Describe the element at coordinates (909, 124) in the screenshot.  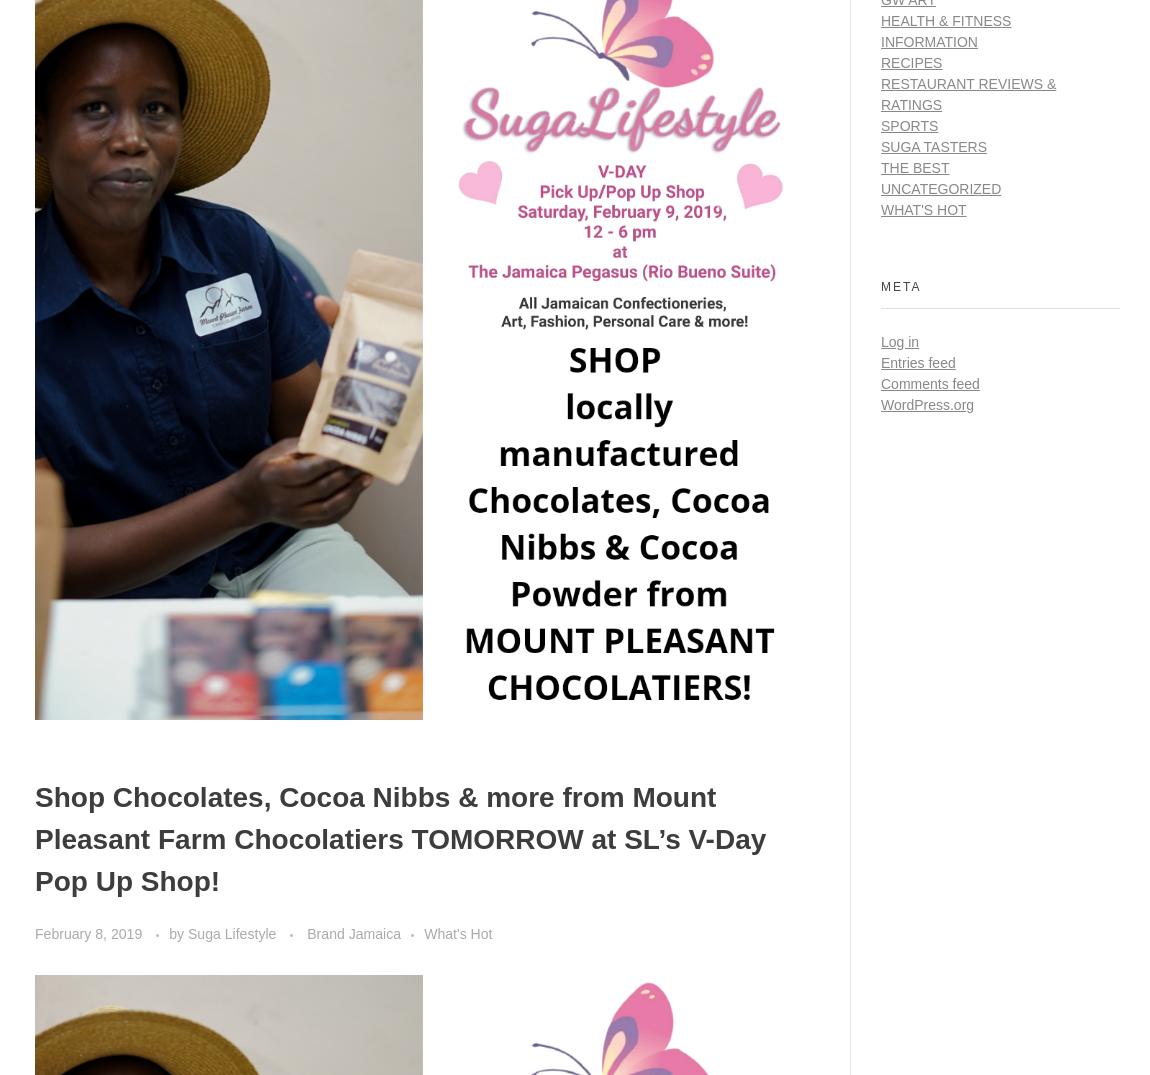
I see `'Sports'` at that location.